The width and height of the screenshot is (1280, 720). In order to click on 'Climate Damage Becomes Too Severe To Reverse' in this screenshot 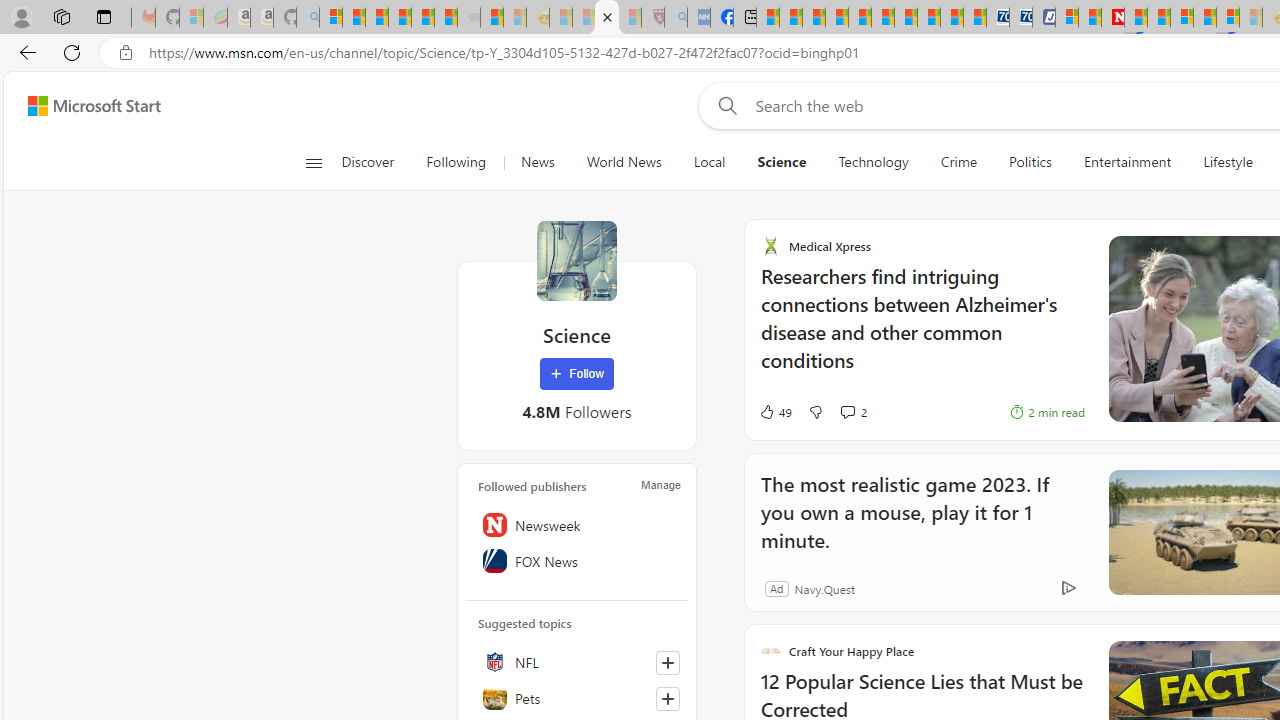, I will do `click(837, 17)`.